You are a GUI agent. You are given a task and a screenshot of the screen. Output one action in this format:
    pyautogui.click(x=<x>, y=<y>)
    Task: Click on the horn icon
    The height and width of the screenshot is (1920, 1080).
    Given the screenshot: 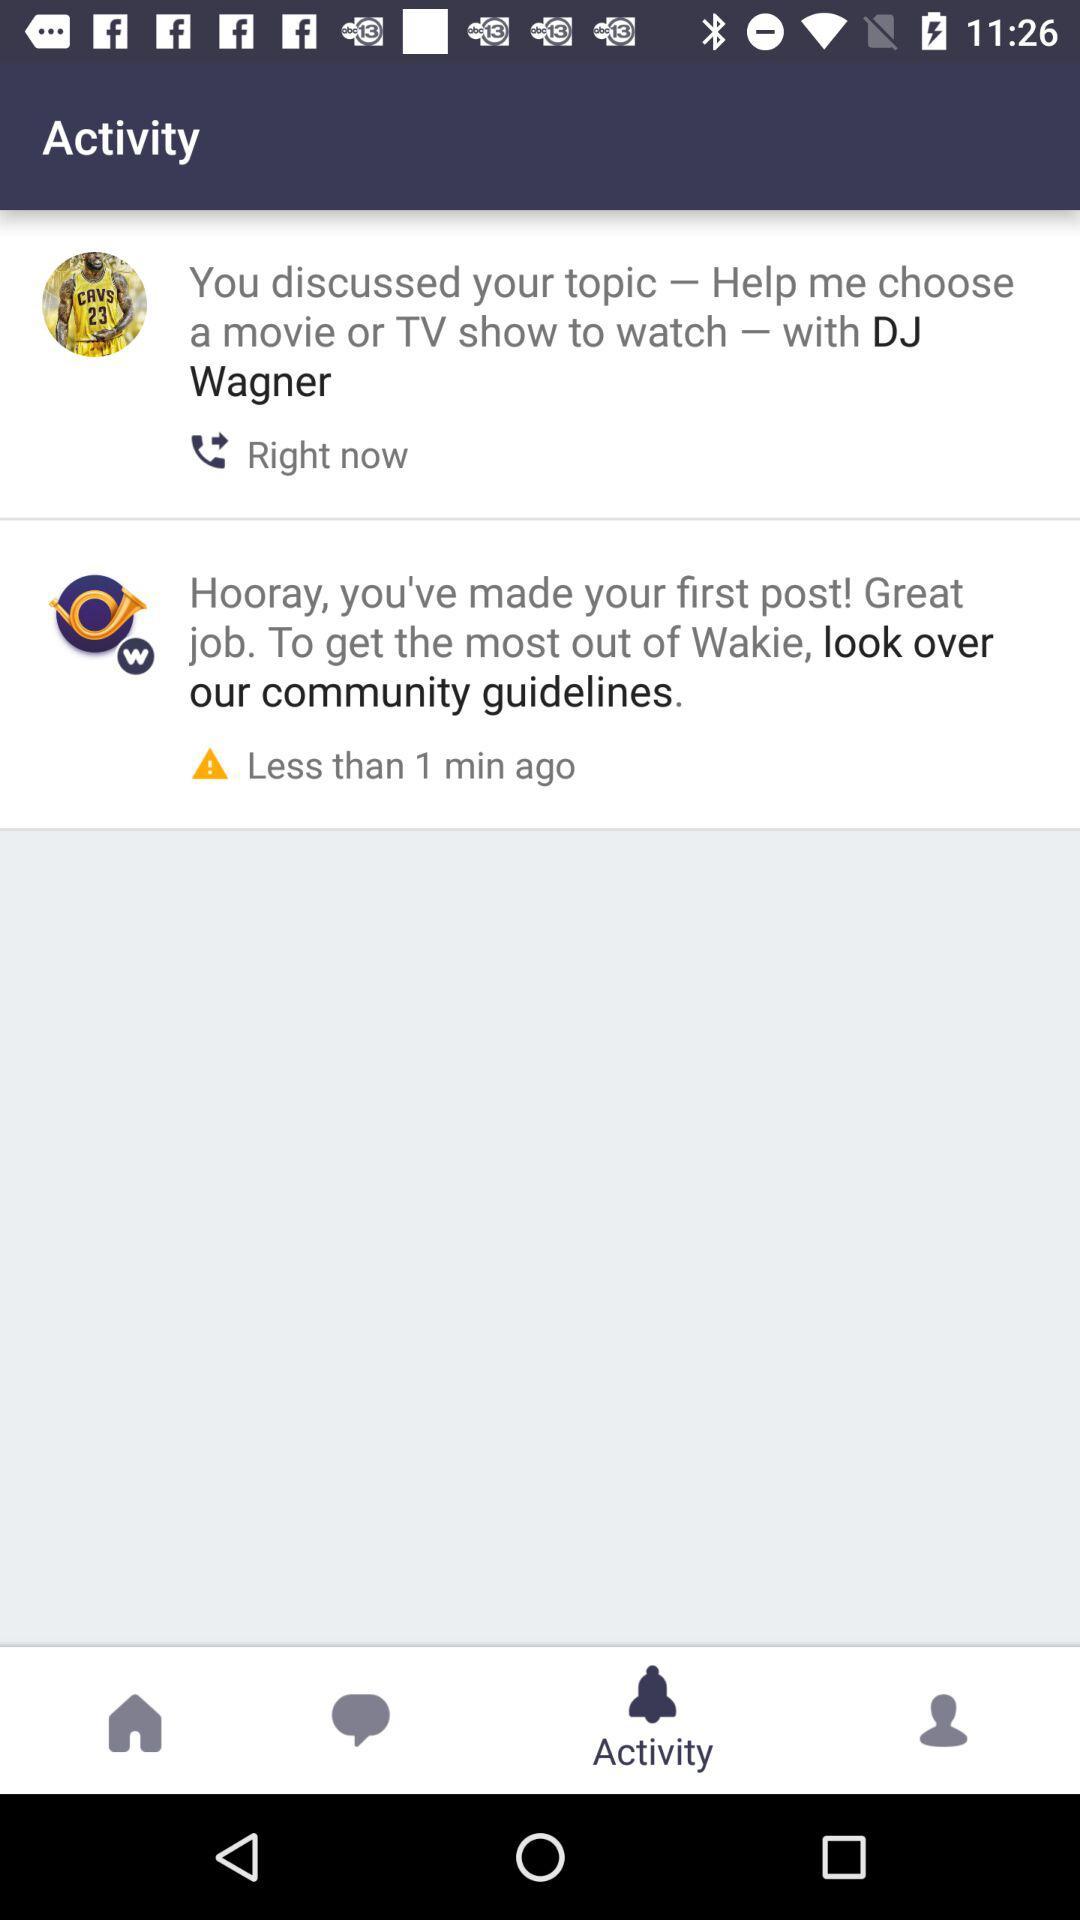 What is the action you would take?
    pyautogui.click(x=94, y=613)
    